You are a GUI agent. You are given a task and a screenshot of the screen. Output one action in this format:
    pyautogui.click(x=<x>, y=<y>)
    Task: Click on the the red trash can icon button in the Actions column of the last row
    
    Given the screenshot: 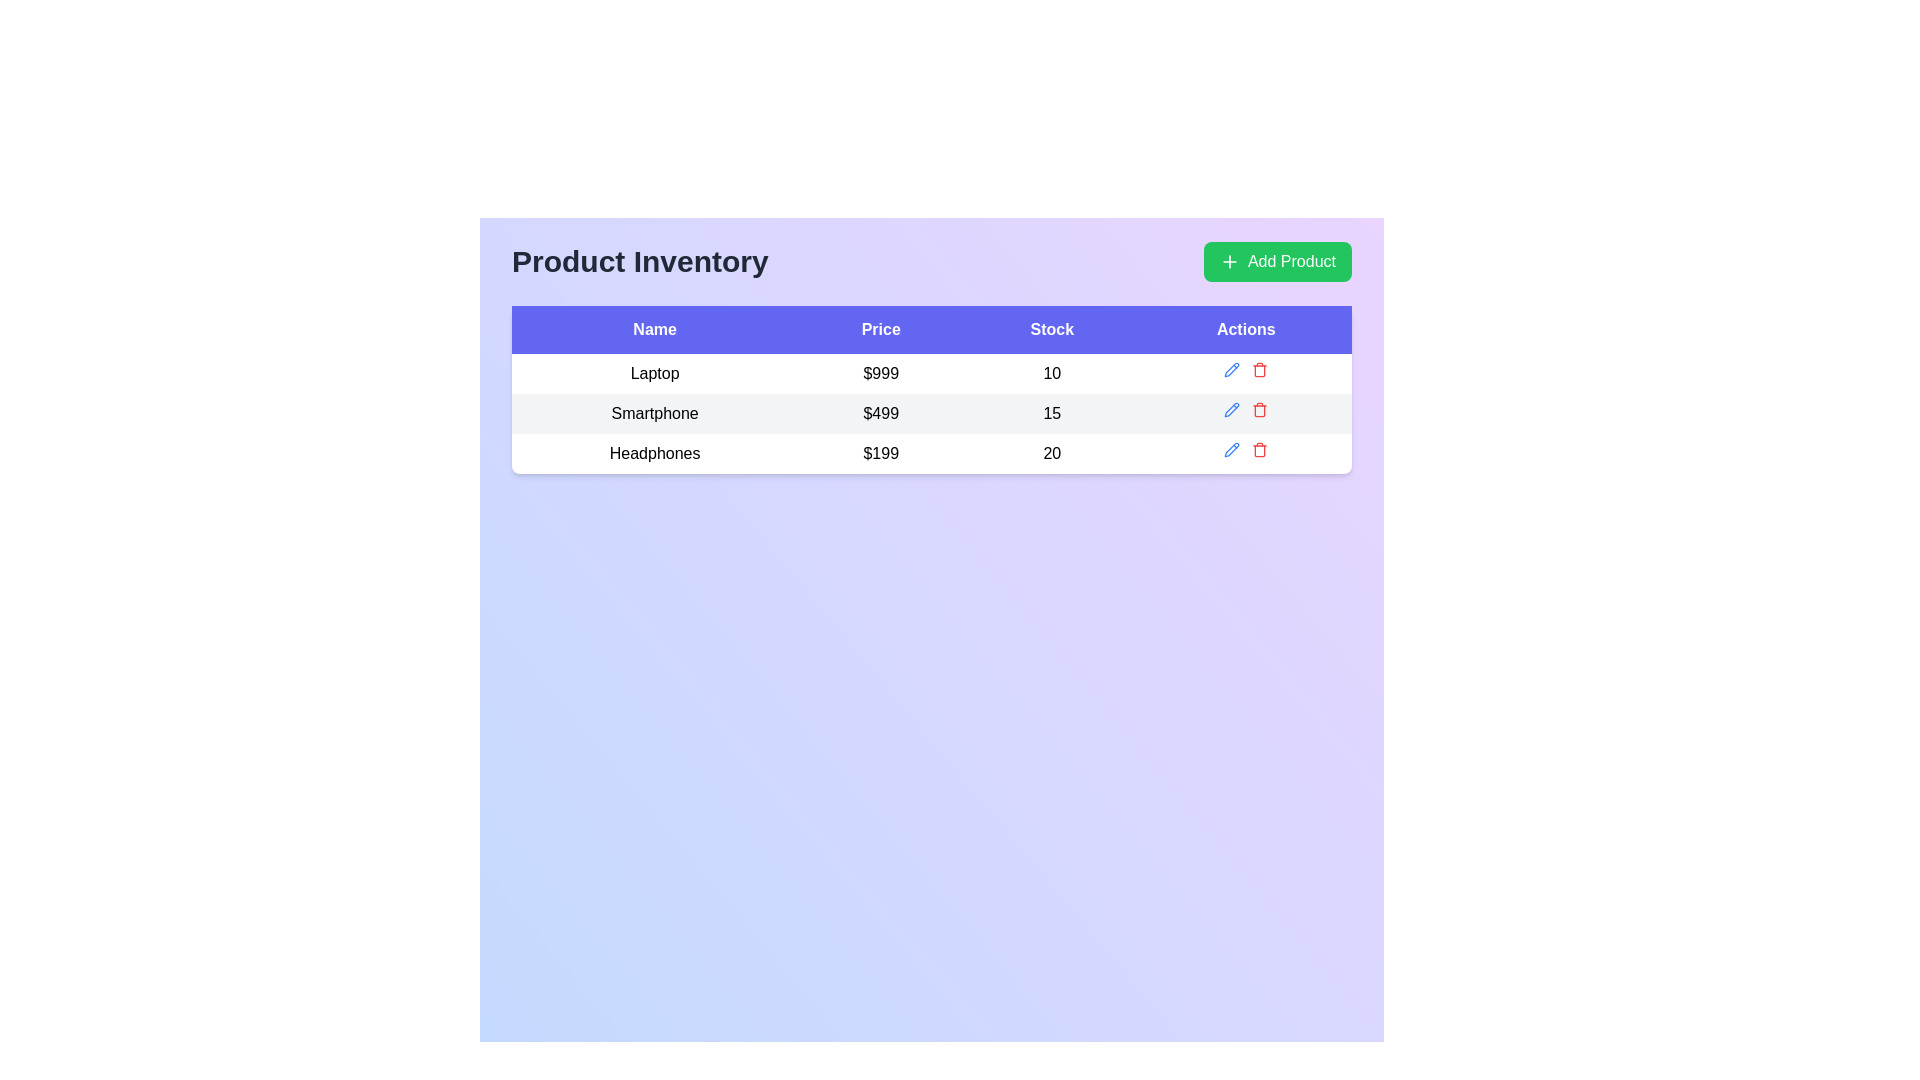 What is the action you would take?
    pyautogui.click(x=1259, y=450)
    